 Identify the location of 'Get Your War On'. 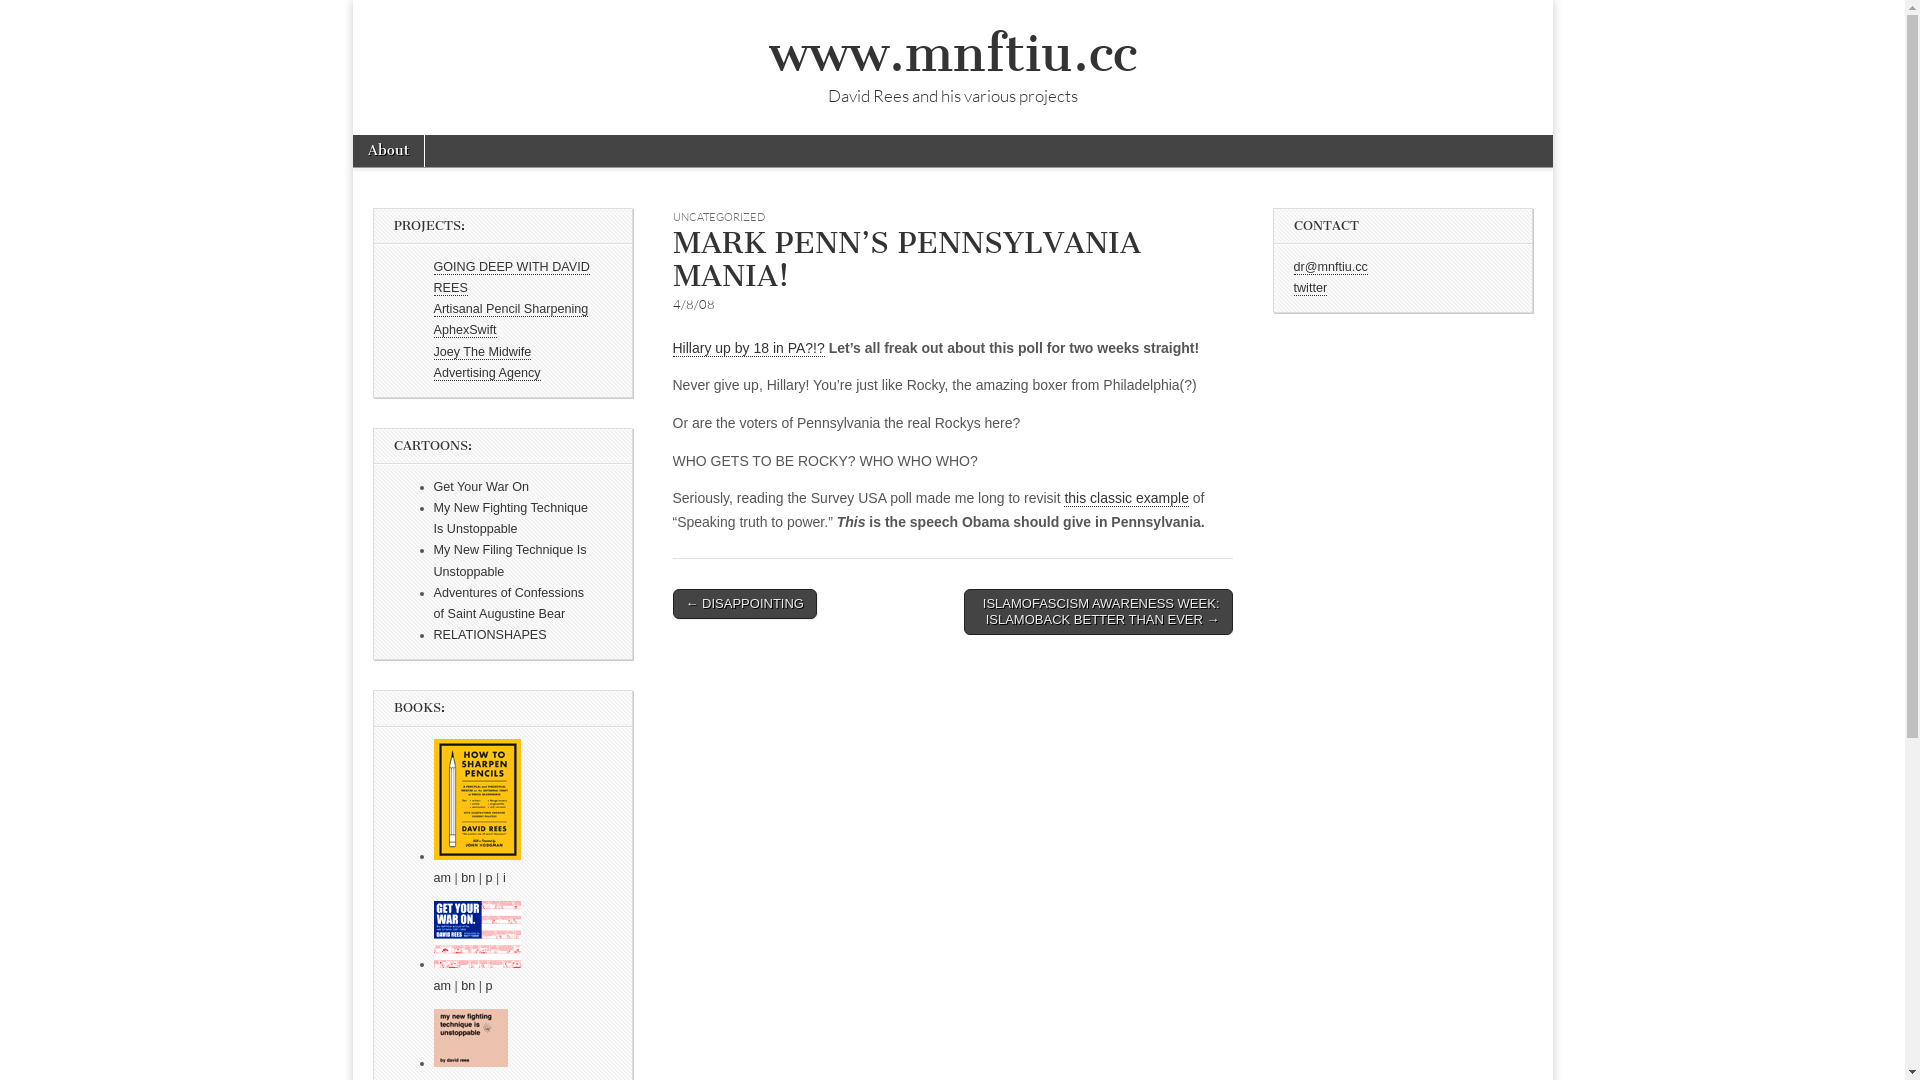
(481, 486).